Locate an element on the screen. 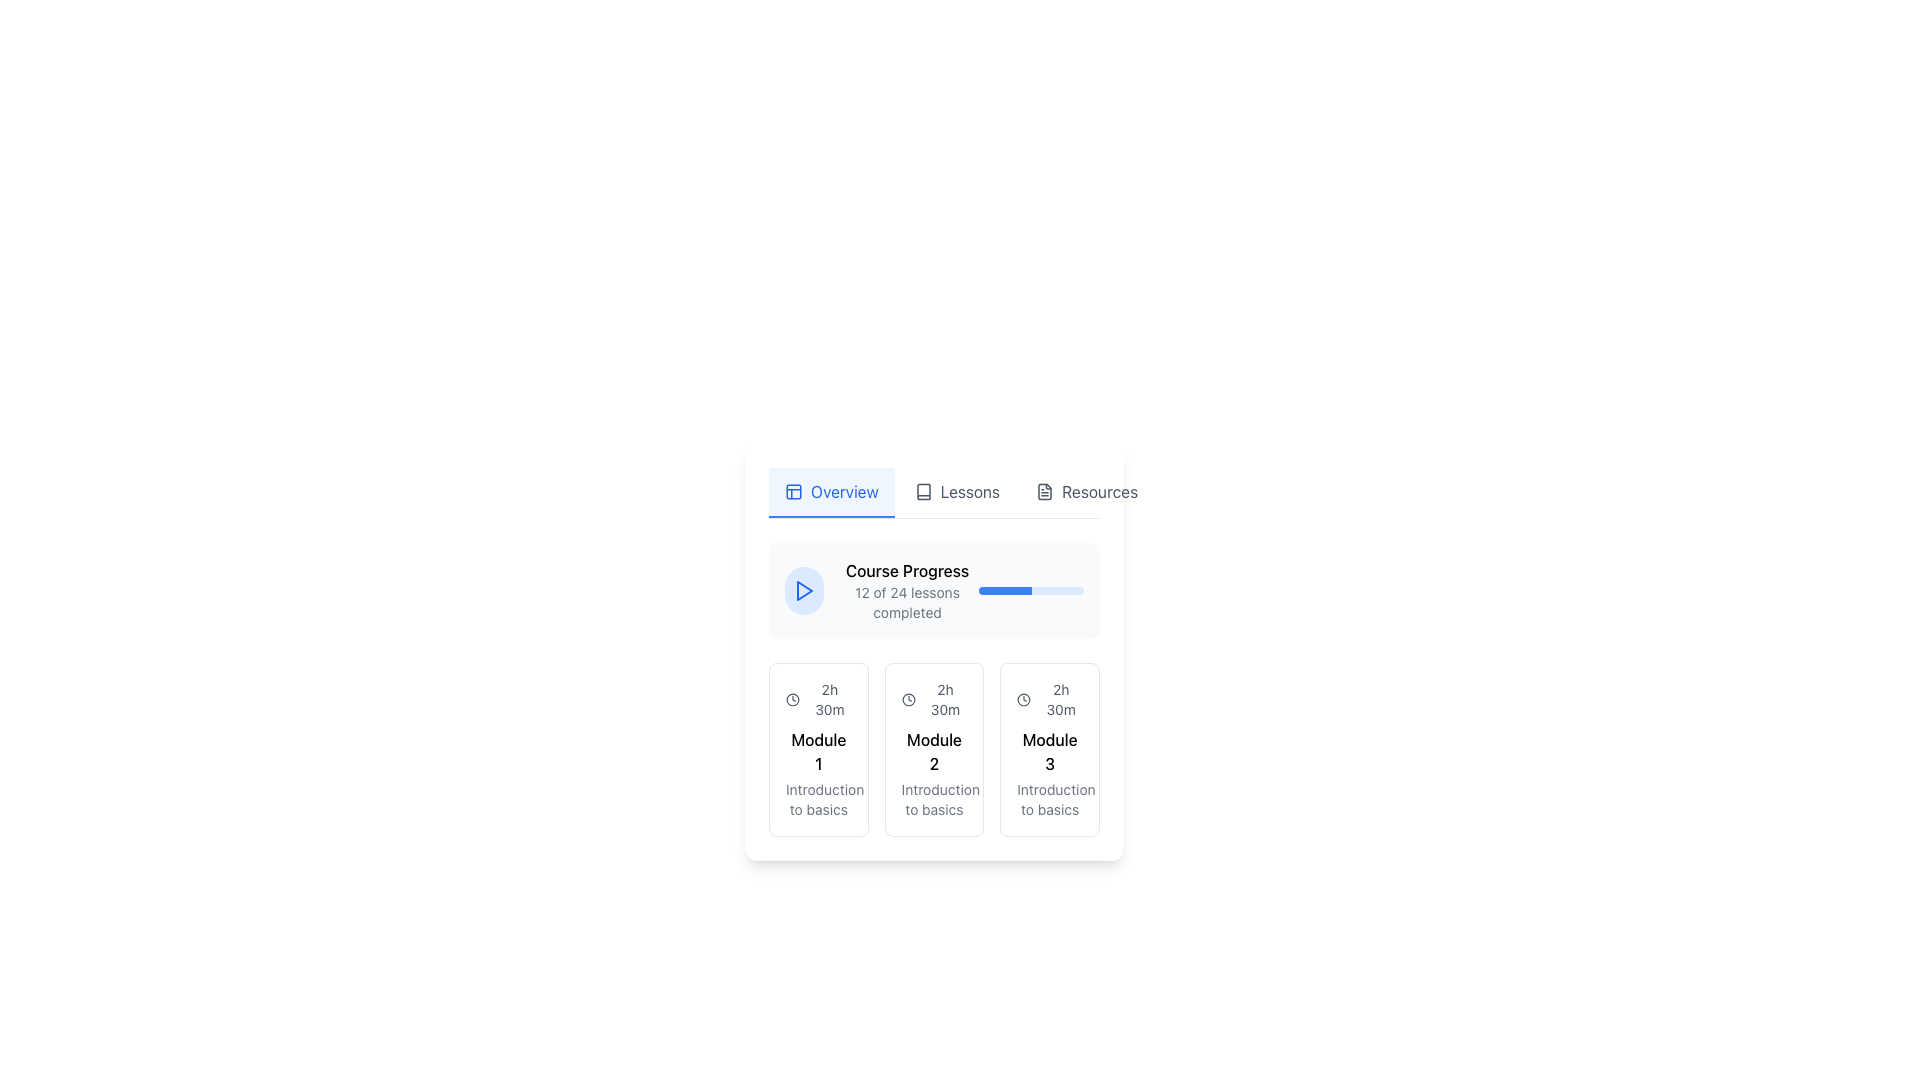 The height and width of the screenshot is (1080, 1920). the grid layout icon with a blue border located in the 'Overview' tab, to the left of the 'Overview' text label is located at coordinates (792, 492).